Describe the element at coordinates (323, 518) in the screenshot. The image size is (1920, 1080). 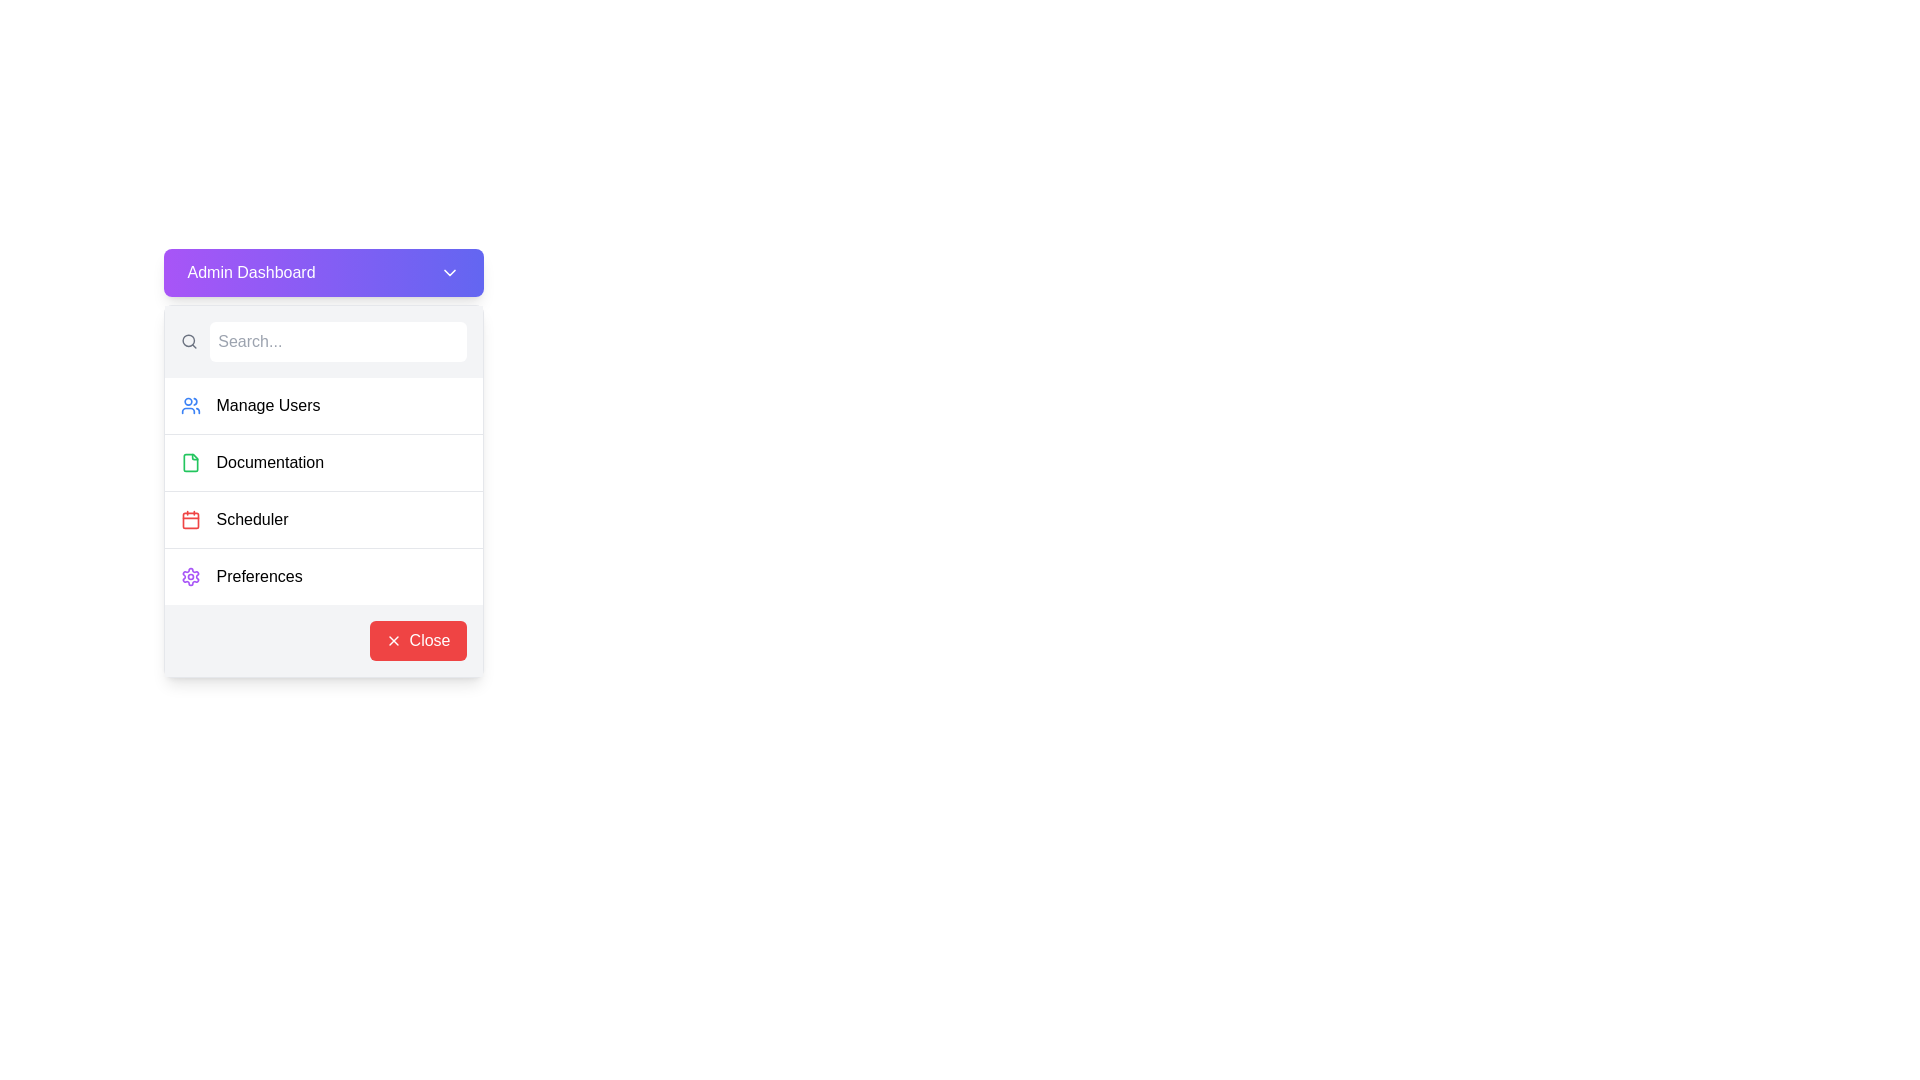
I see `the 'Scheduler' menu item, which is the third option in the vertical menu list` at that location.